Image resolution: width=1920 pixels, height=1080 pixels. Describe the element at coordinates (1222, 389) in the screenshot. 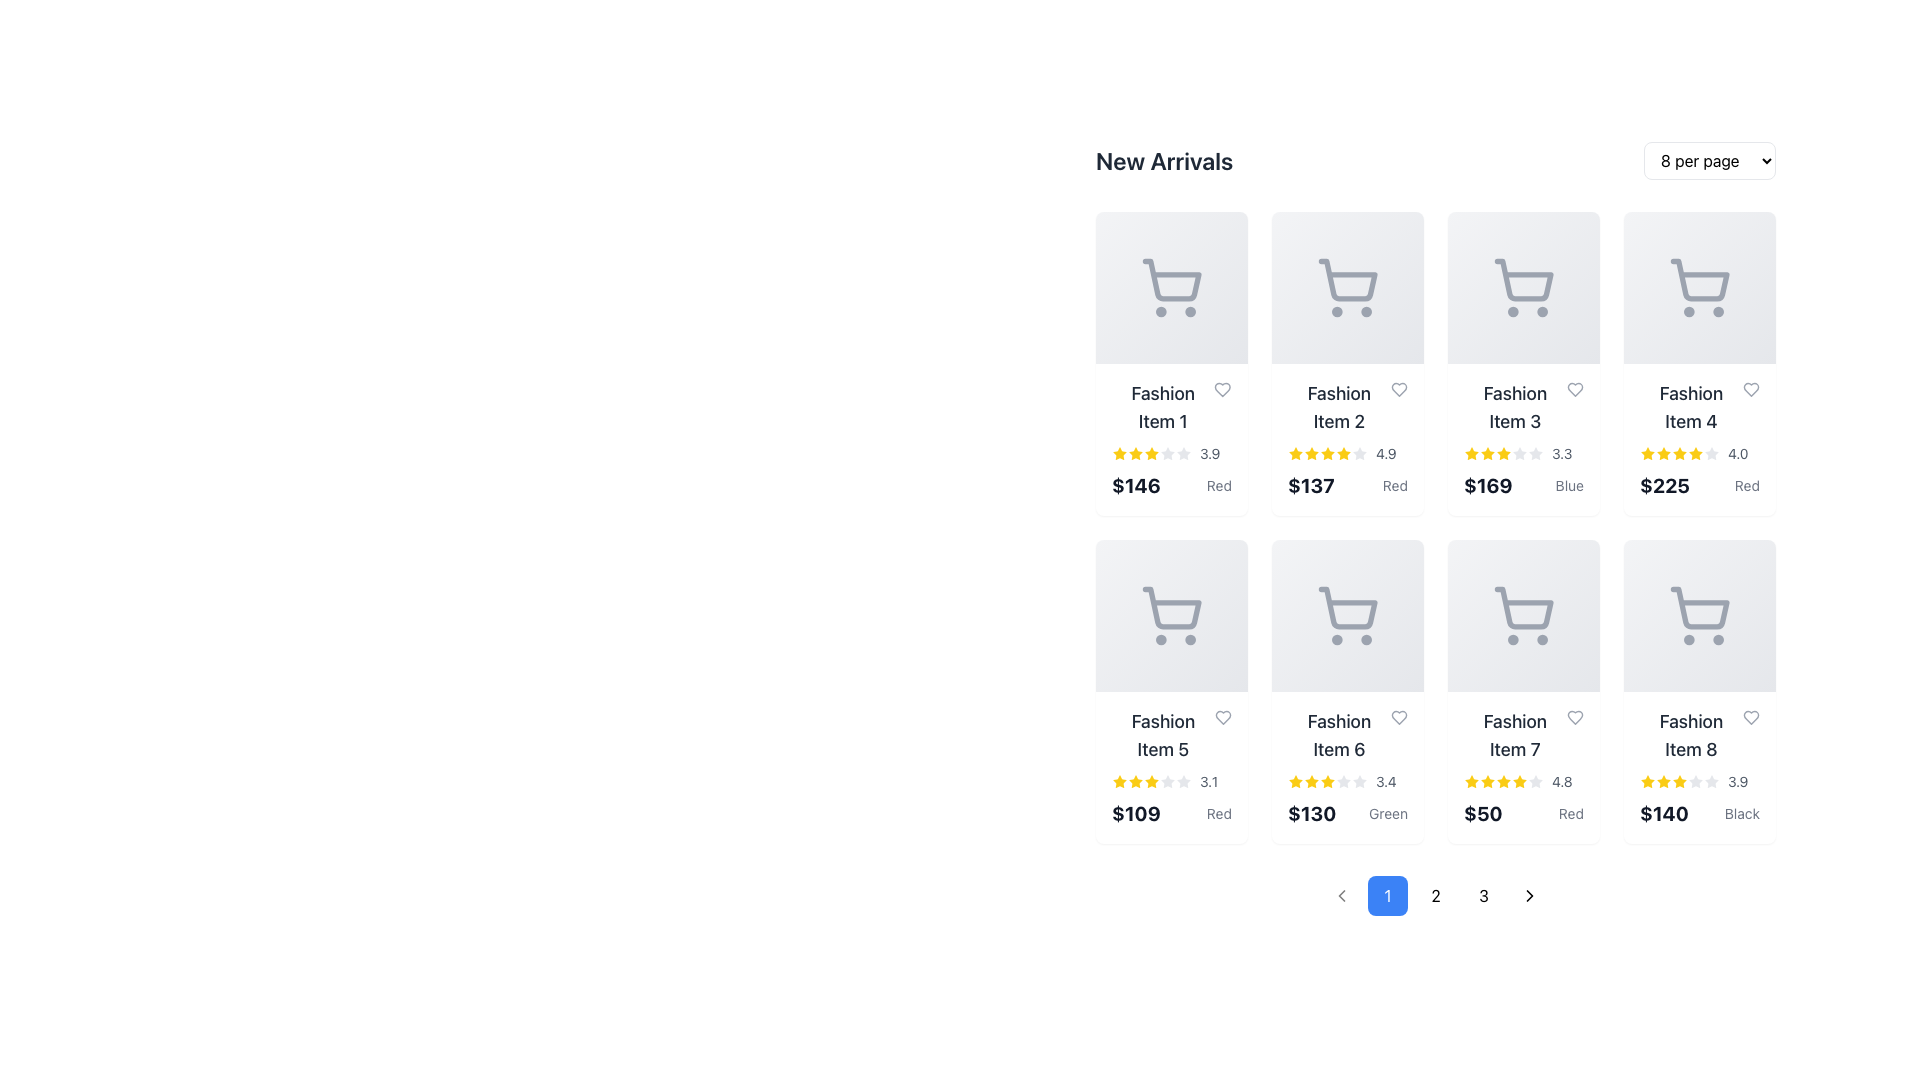

I see `the heart icon in the top-right corner of the card for 'Fashion Item 1' to mark the product as favorite` at that location.